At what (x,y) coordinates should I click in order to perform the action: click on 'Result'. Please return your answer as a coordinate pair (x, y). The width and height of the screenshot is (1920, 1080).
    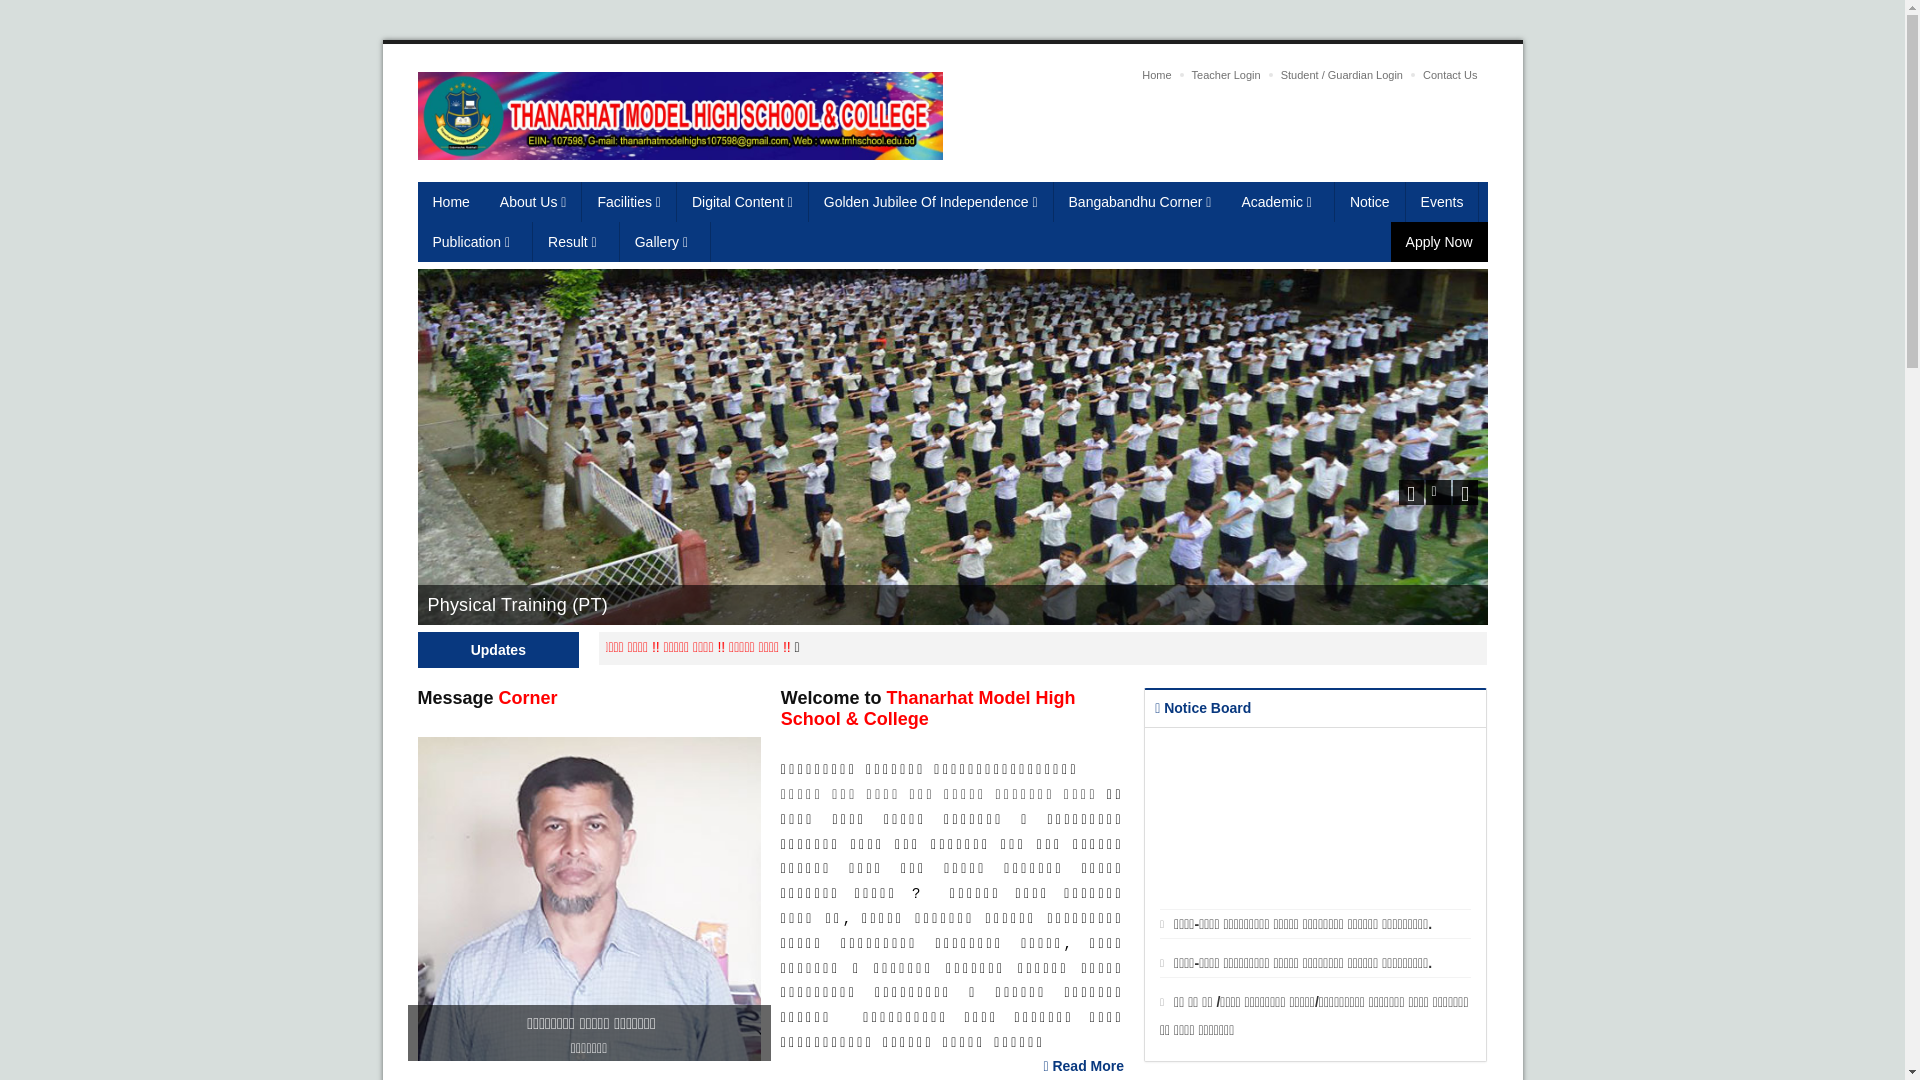
    Looking at the image, I should click on (575, 241).